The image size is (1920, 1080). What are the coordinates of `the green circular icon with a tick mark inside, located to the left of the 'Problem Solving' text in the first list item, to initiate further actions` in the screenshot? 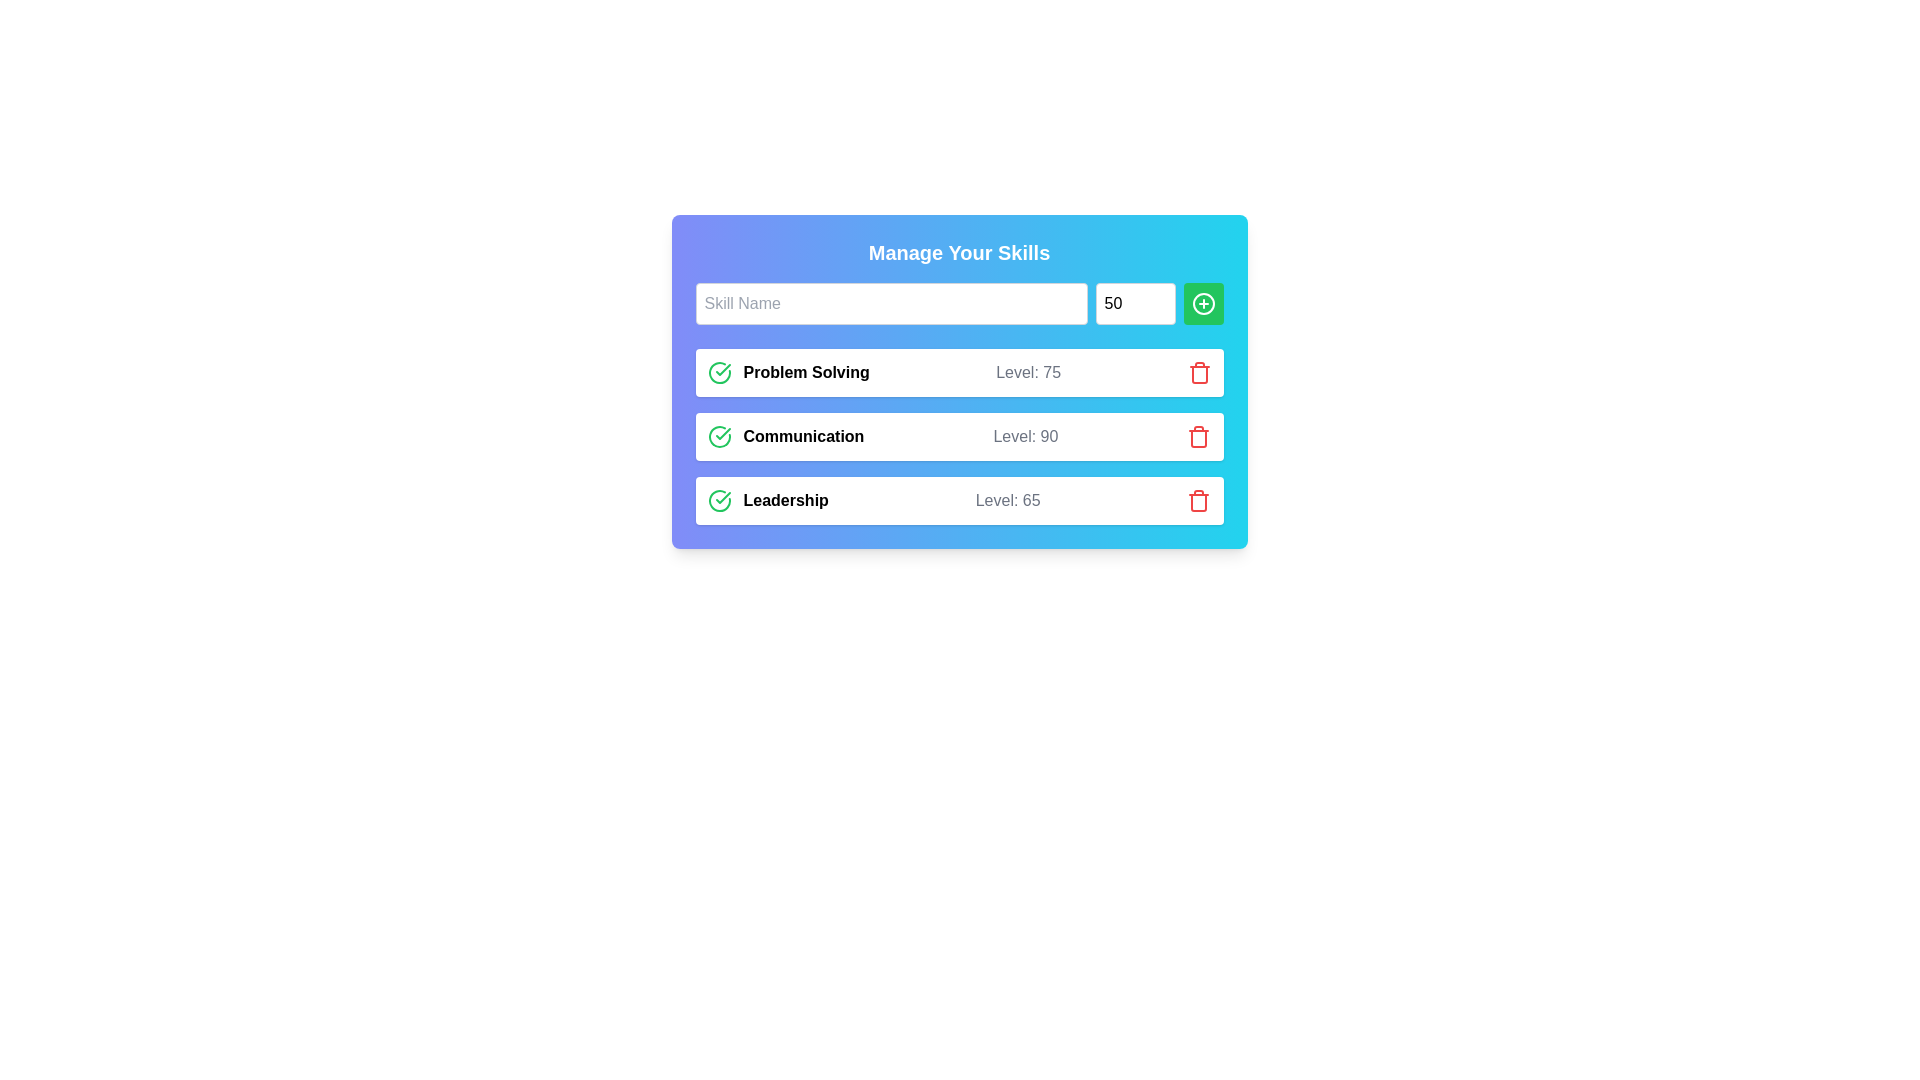 It's located at (719, 373).